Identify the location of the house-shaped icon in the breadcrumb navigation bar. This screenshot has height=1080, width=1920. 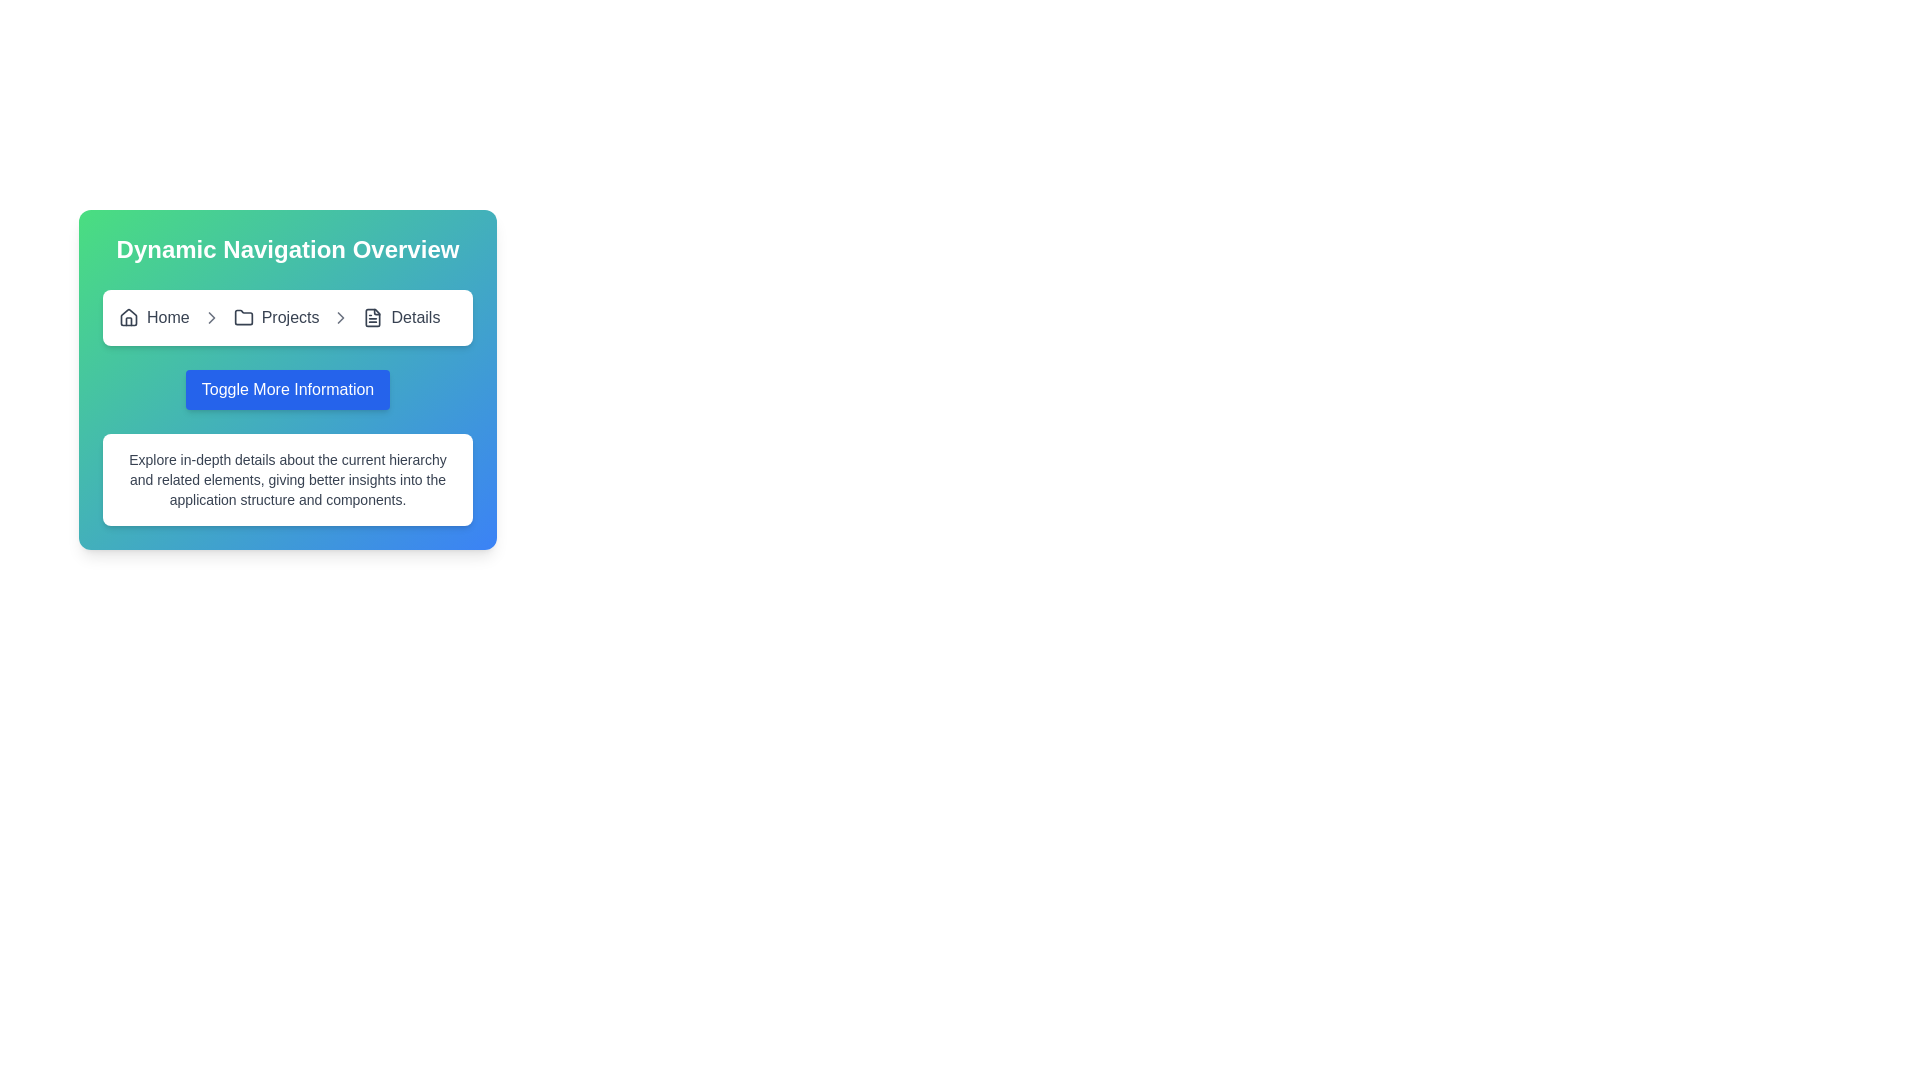
(128, 316).